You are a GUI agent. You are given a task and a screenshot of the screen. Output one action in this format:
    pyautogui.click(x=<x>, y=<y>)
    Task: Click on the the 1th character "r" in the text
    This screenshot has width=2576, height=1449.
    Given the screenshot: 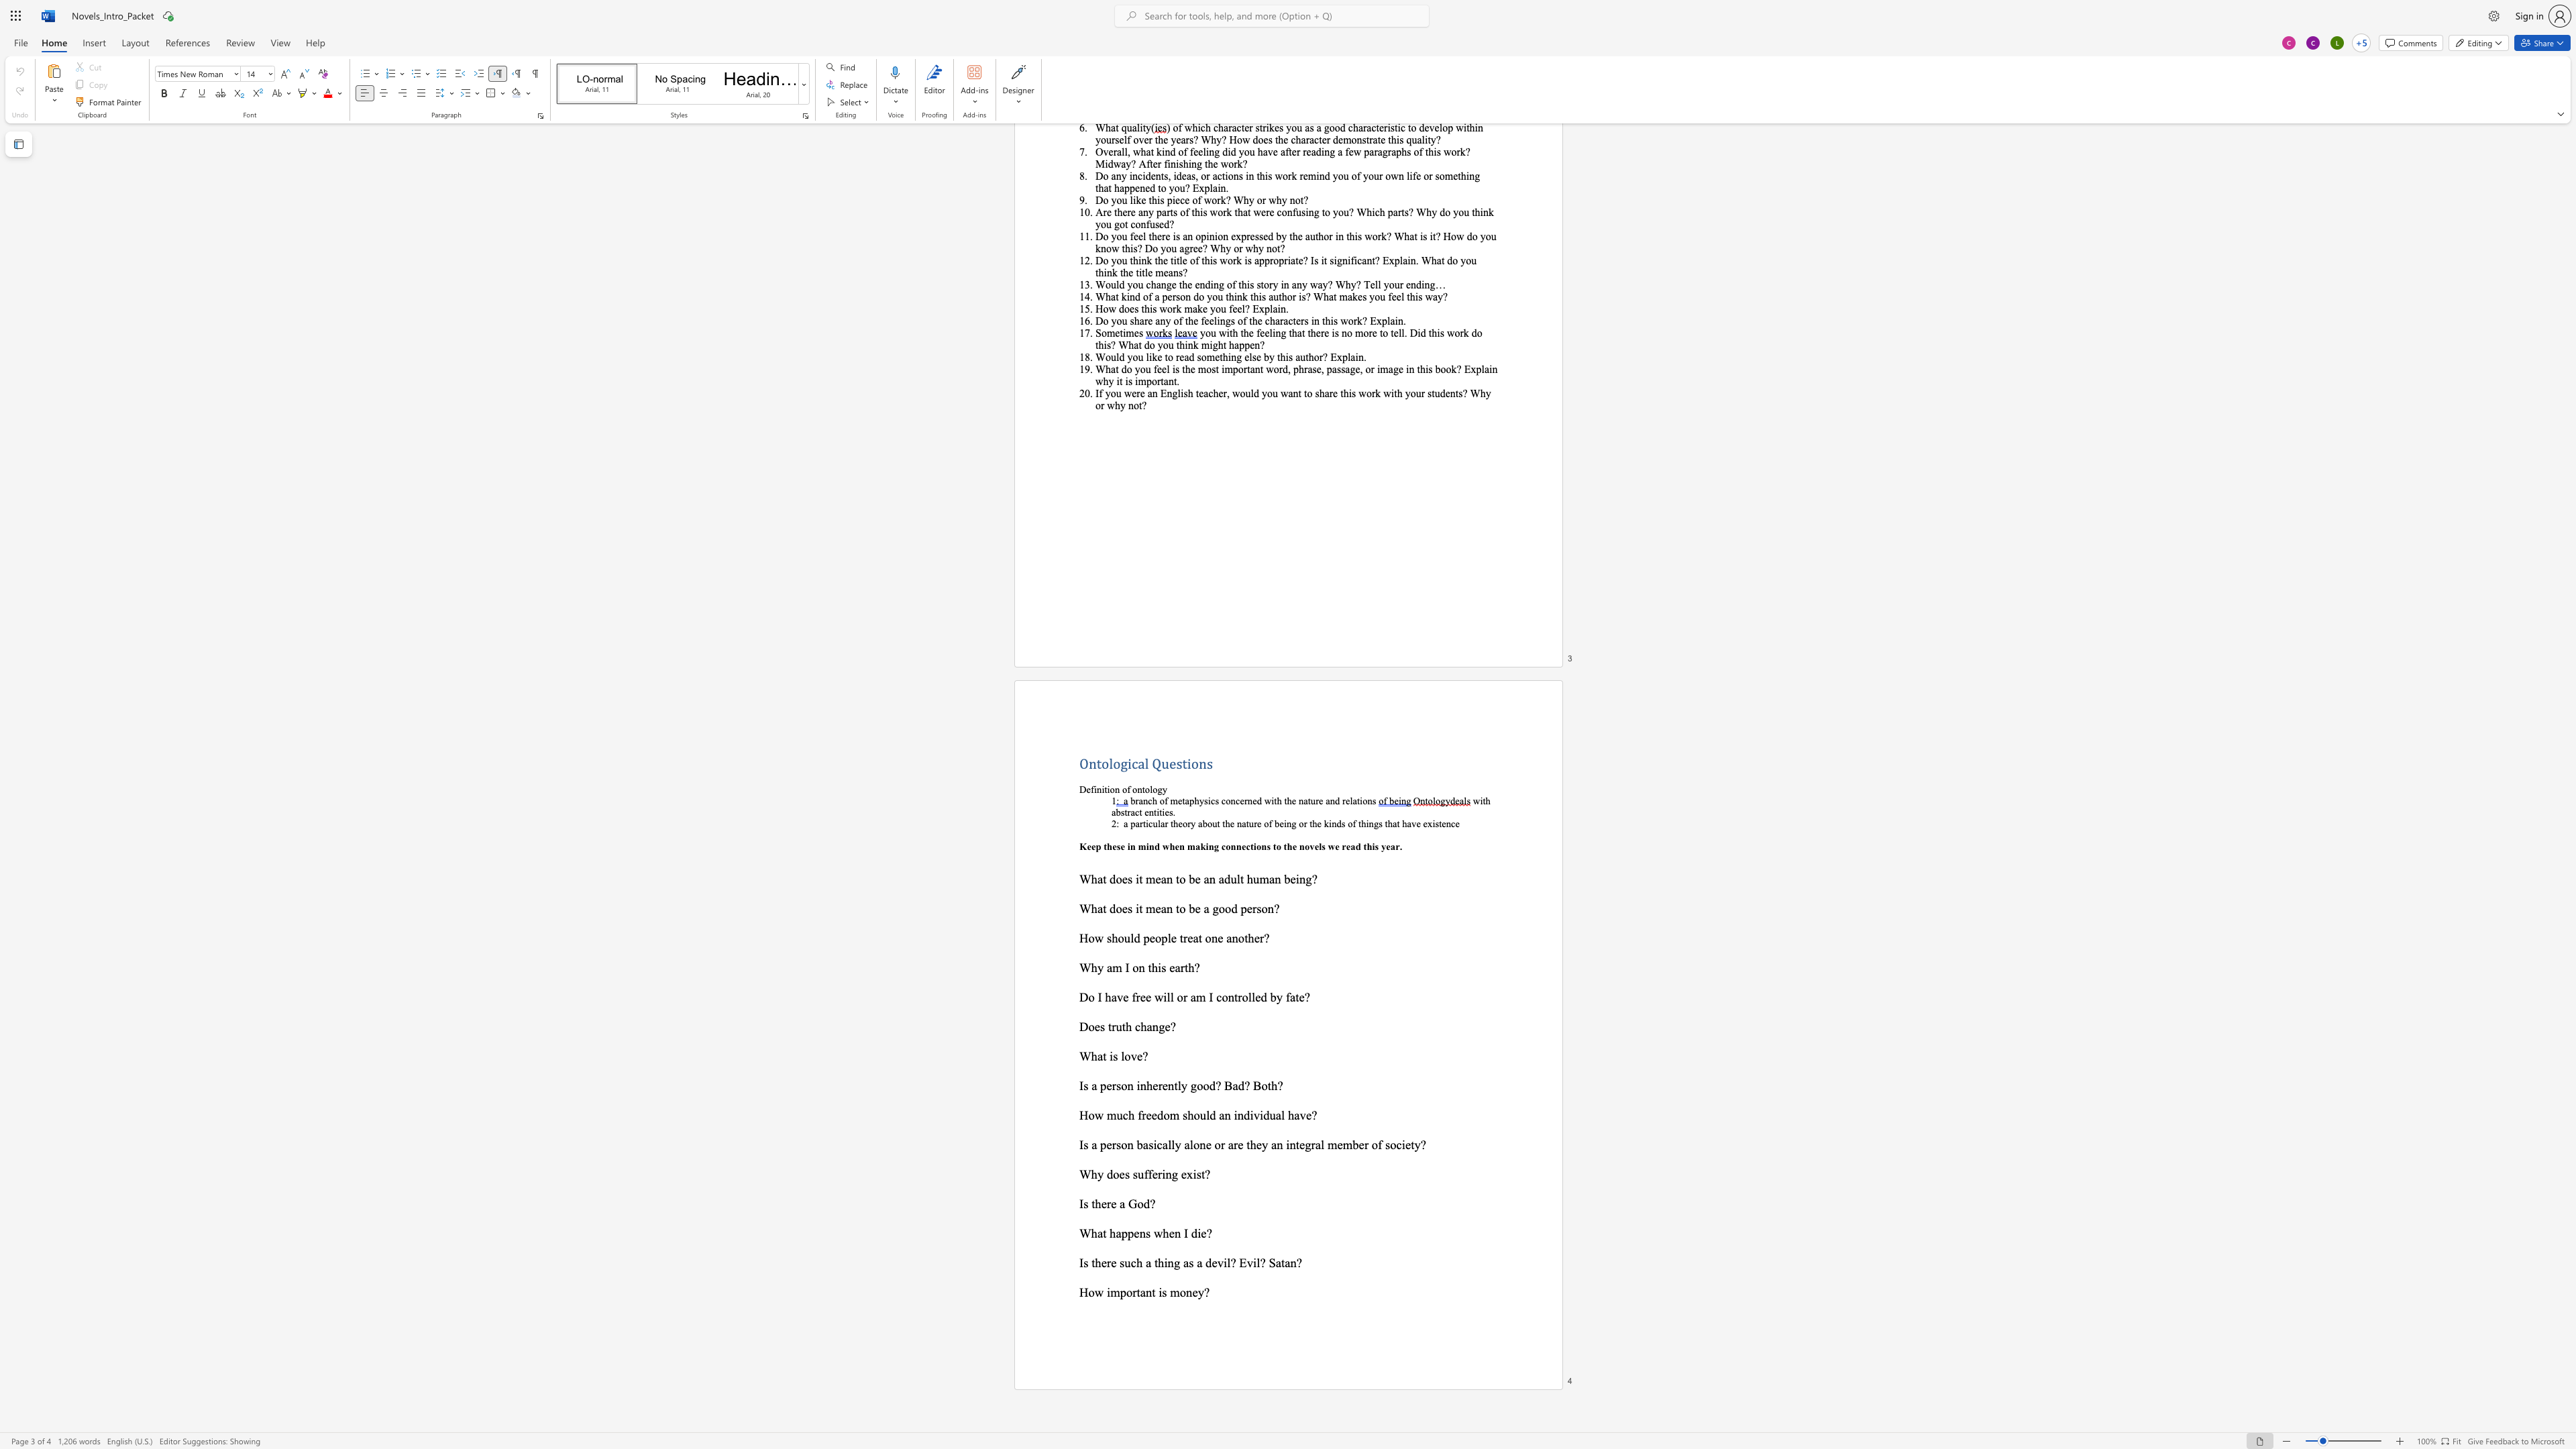 What is the action you would take?
    pyautogui.click(x=1159, y=1174)
    